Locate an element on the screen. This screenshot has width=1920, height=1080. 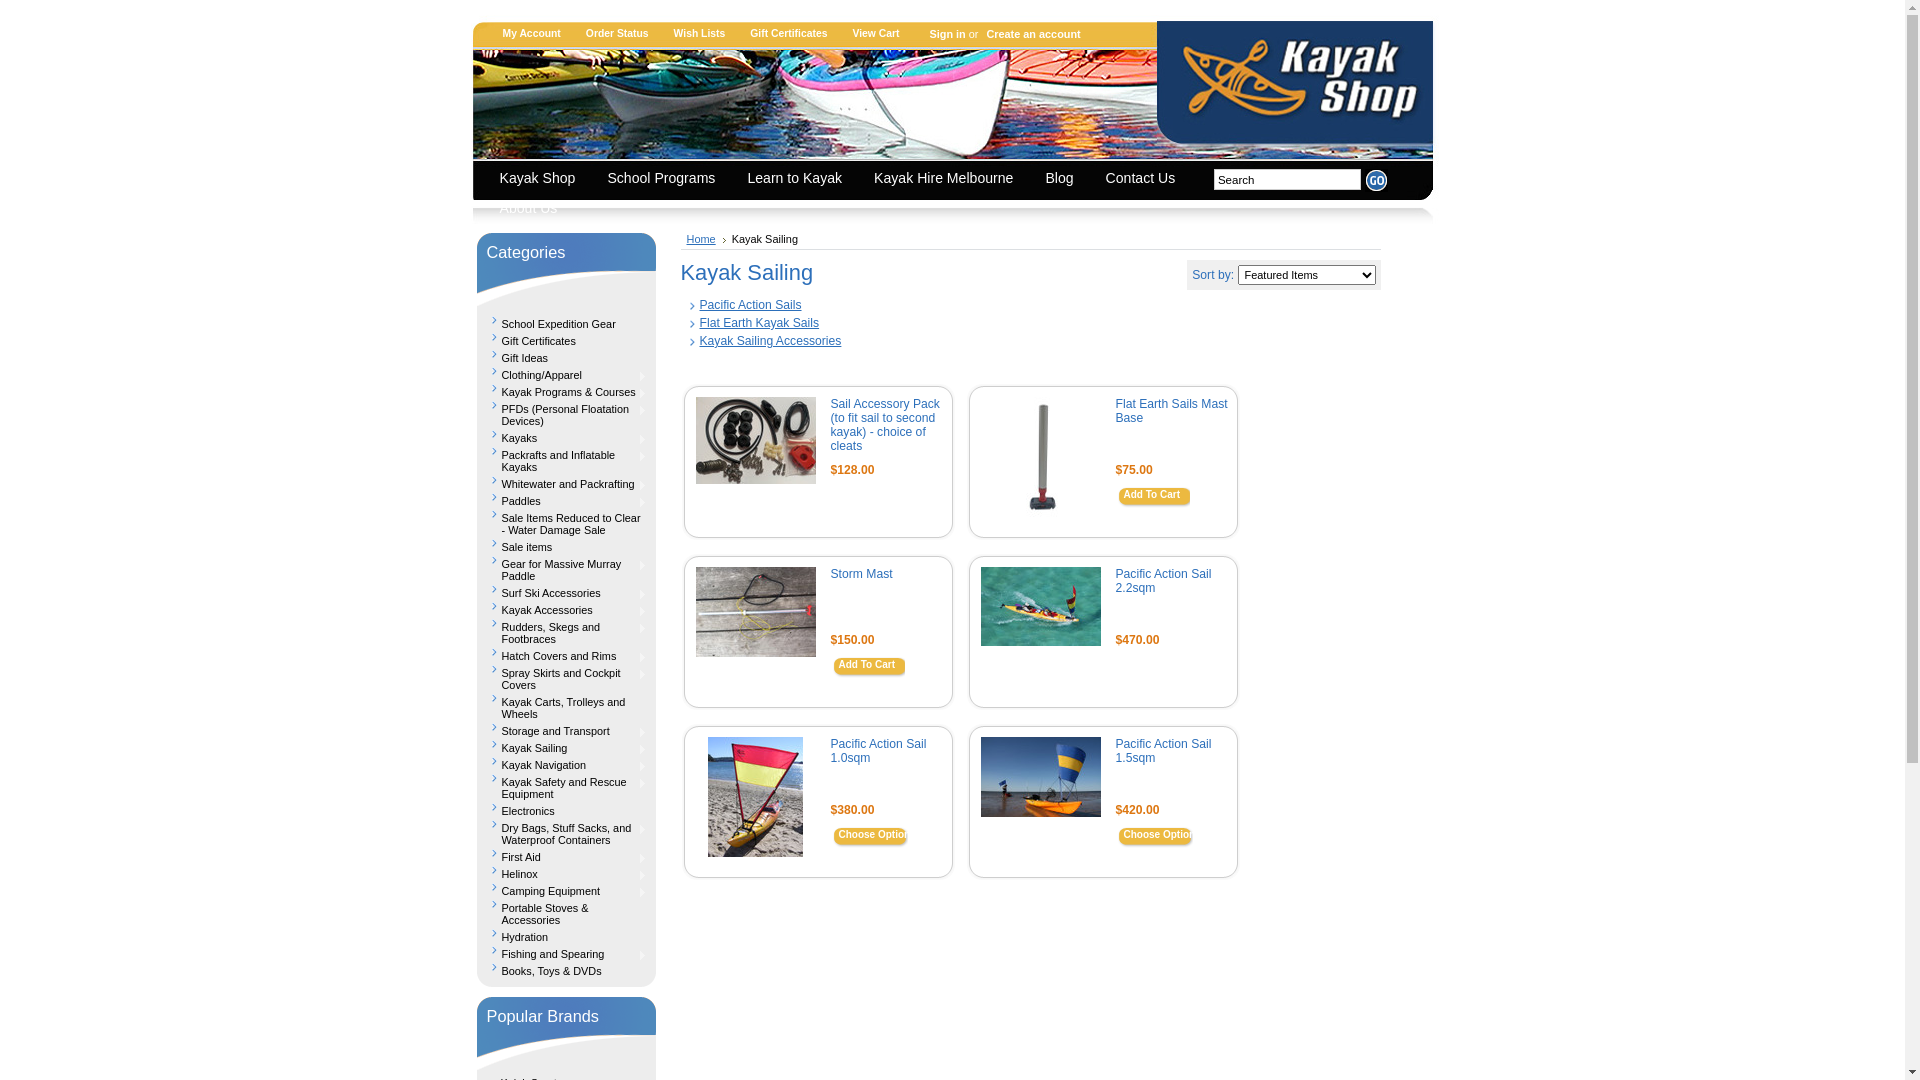
'Learn to Kayak' is located at coordinates (798, 180).